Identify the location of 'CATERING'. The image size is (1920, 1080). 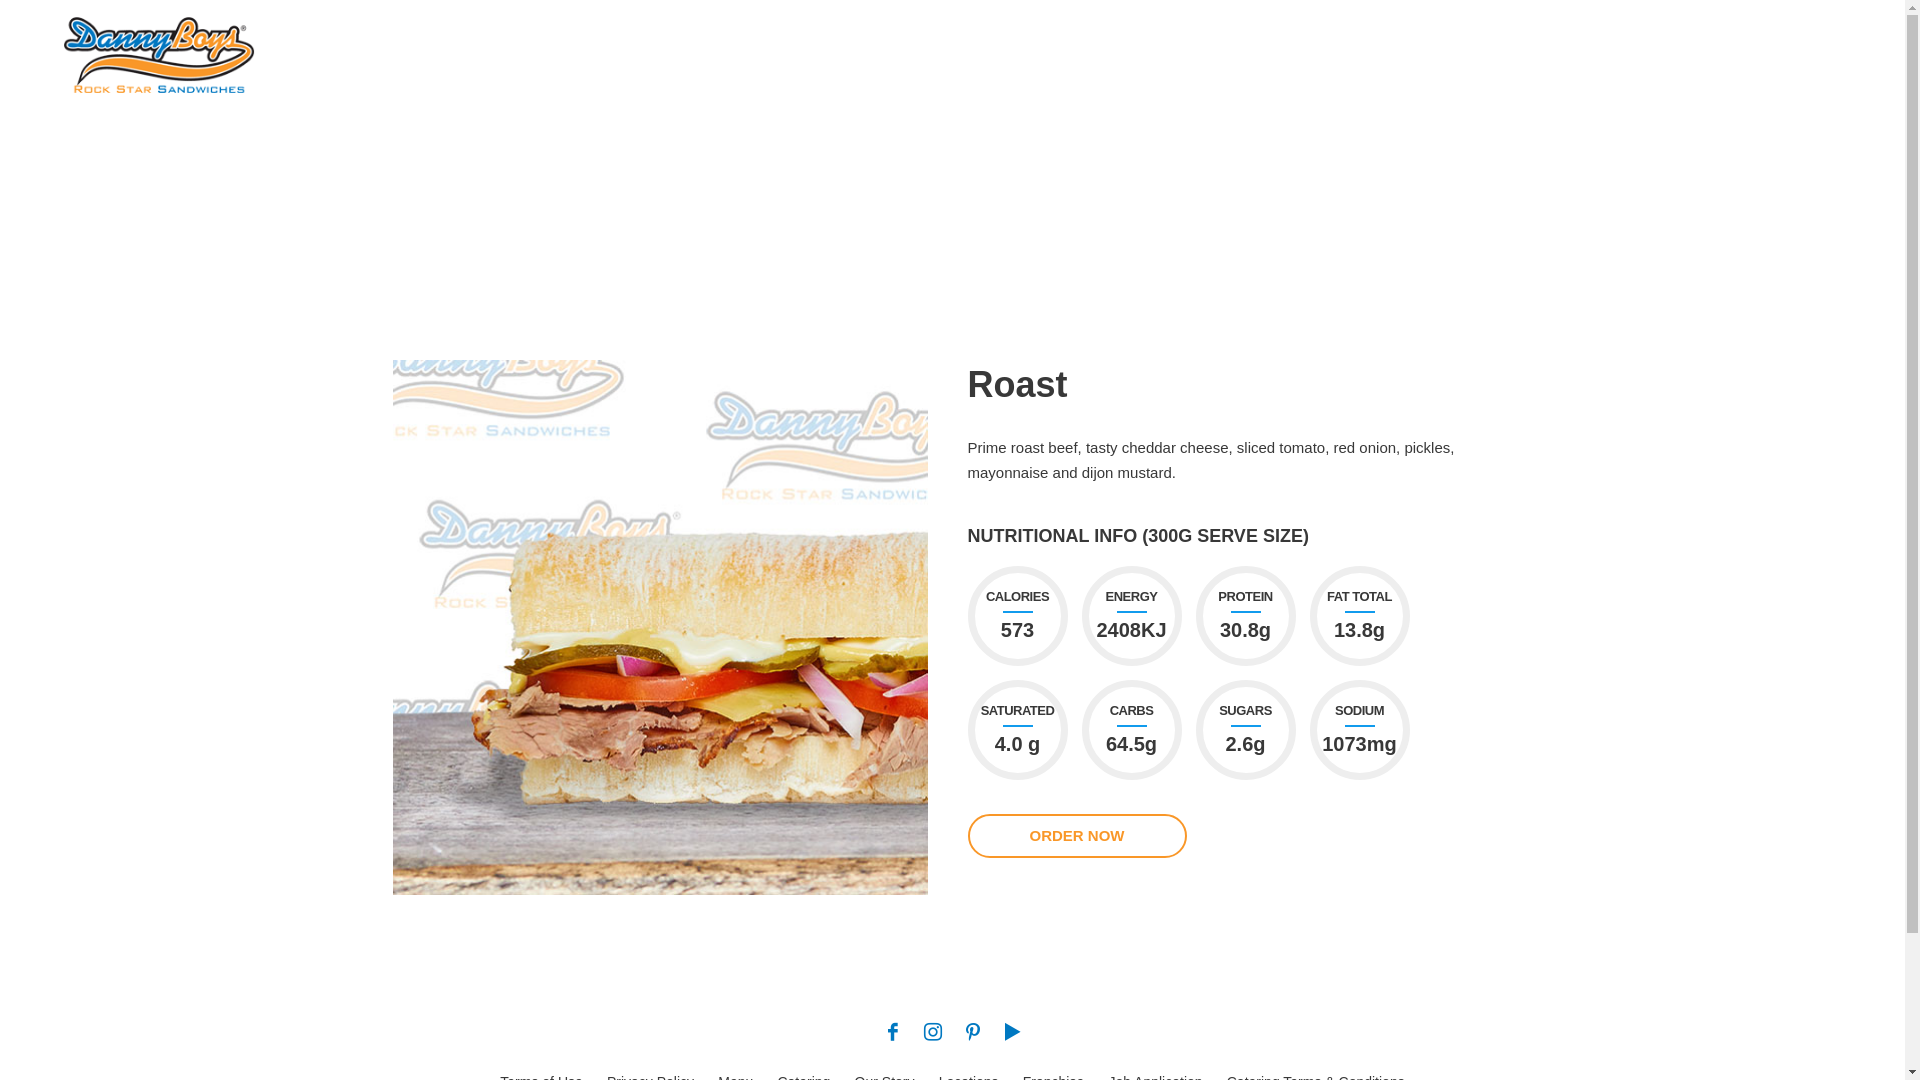
(1104, 48).